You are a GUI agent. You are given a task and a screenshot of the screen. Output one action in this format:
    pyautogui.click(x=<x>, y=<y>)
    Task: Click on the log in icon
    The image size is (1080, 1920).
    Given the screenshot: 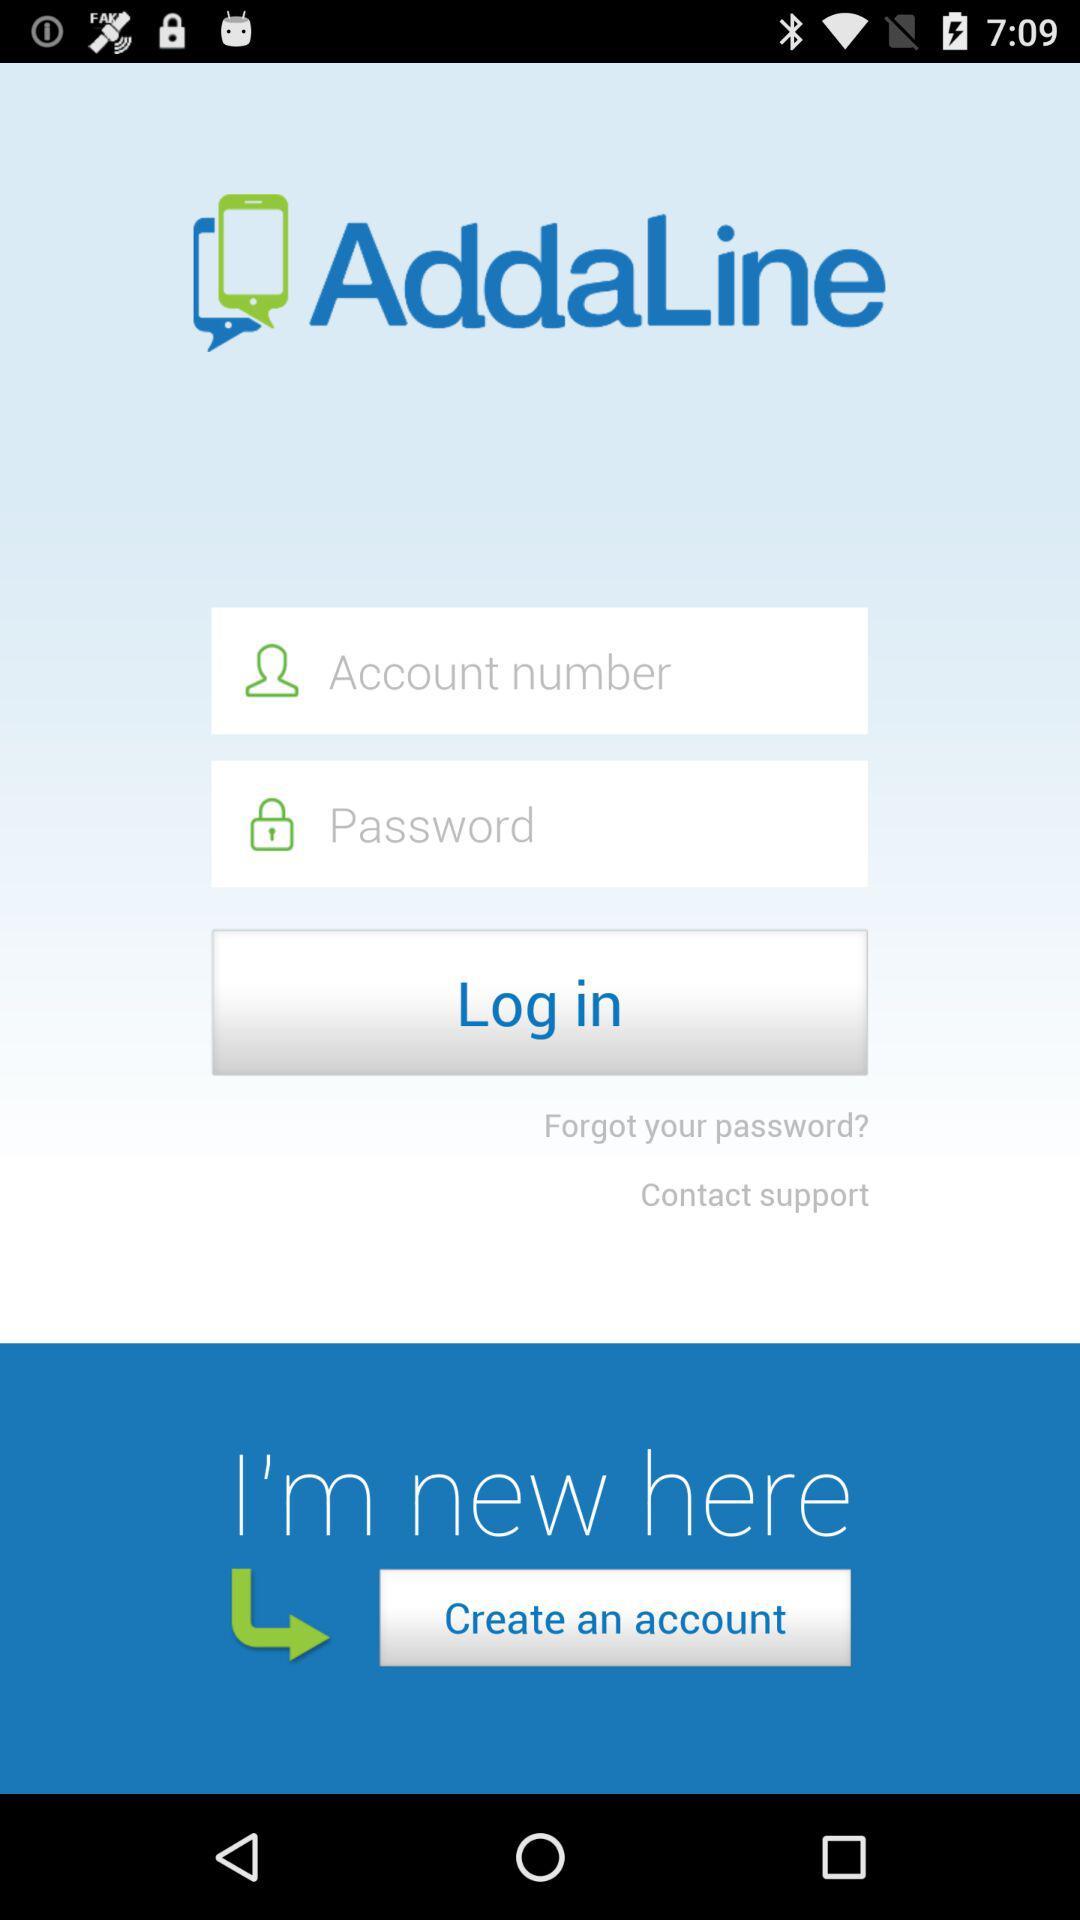 What is the action you would take?
    pyautogui.click(x=538, y=1002)
    